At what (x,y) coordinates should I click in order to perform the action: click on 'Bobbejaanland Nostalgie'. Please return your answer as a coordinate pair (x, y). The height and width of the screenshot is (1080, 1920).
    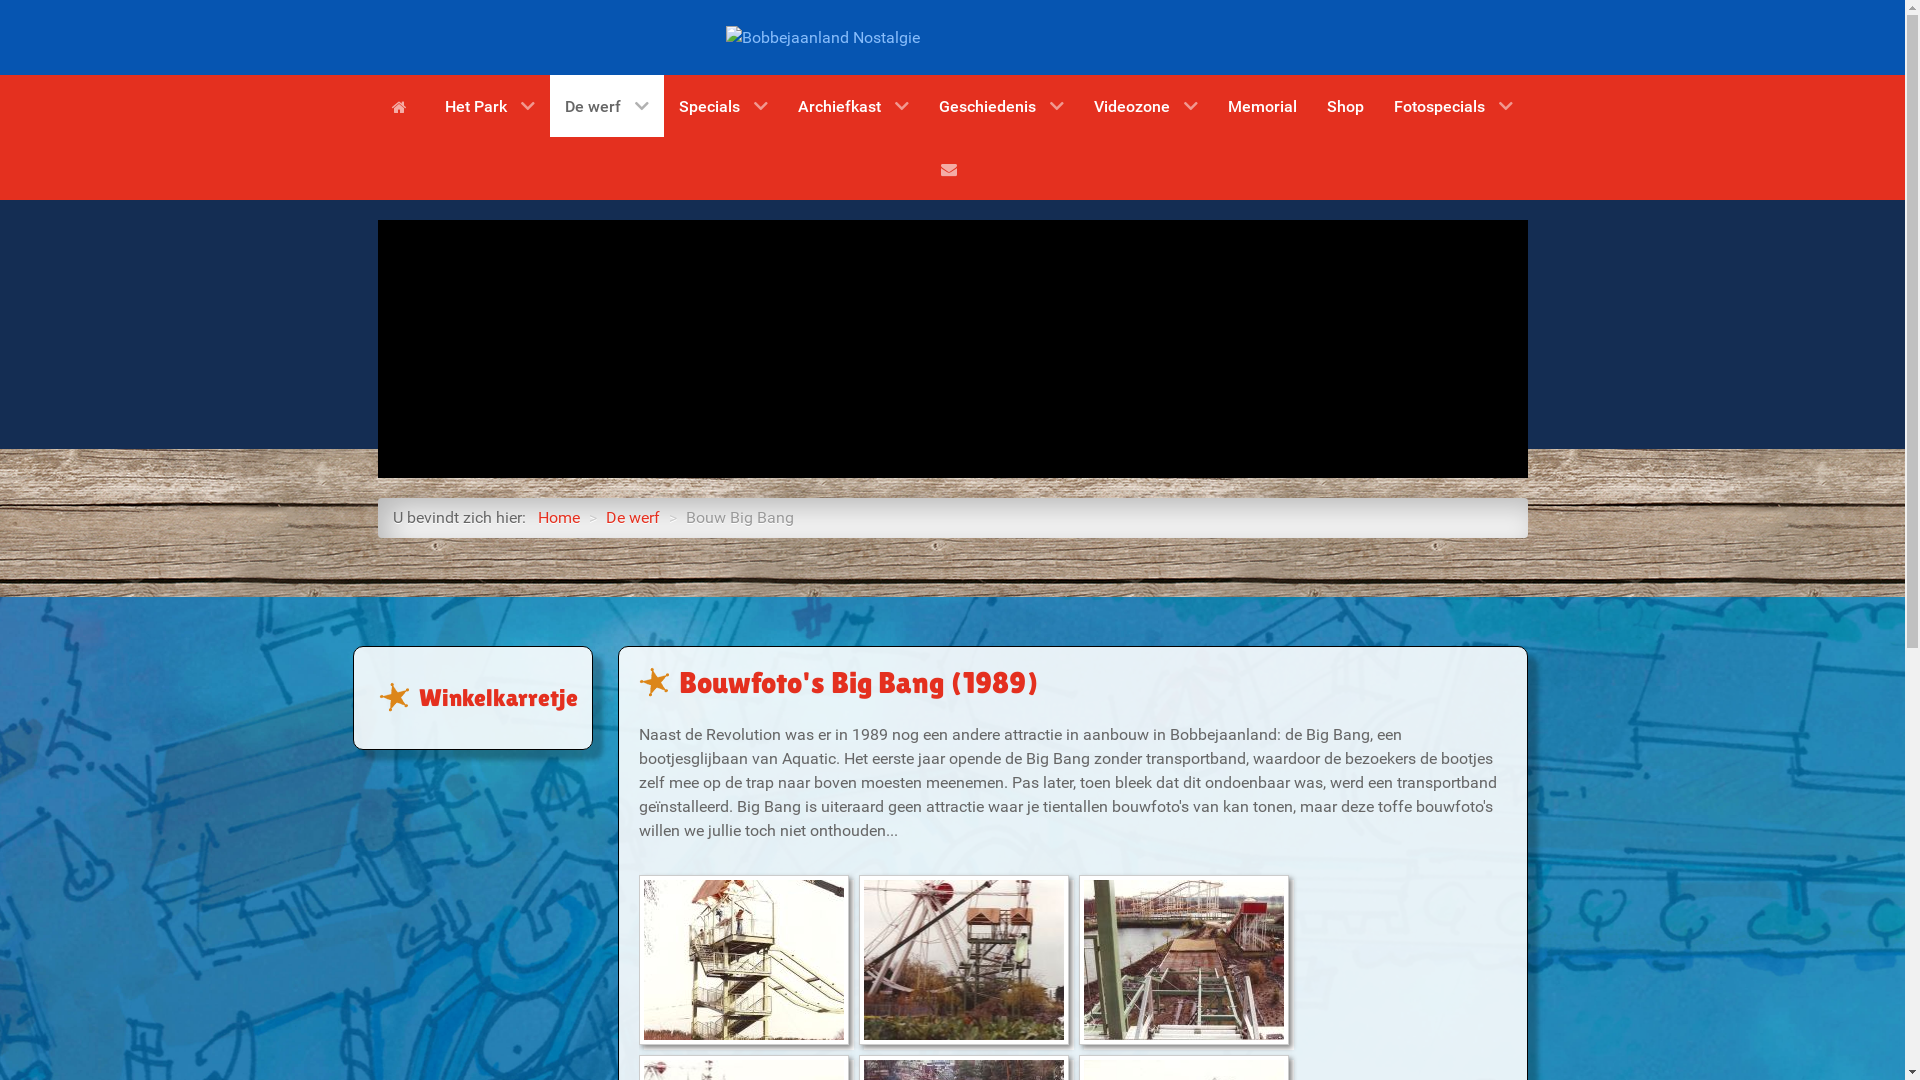
    Looking at the image, I should click on (822, 36).